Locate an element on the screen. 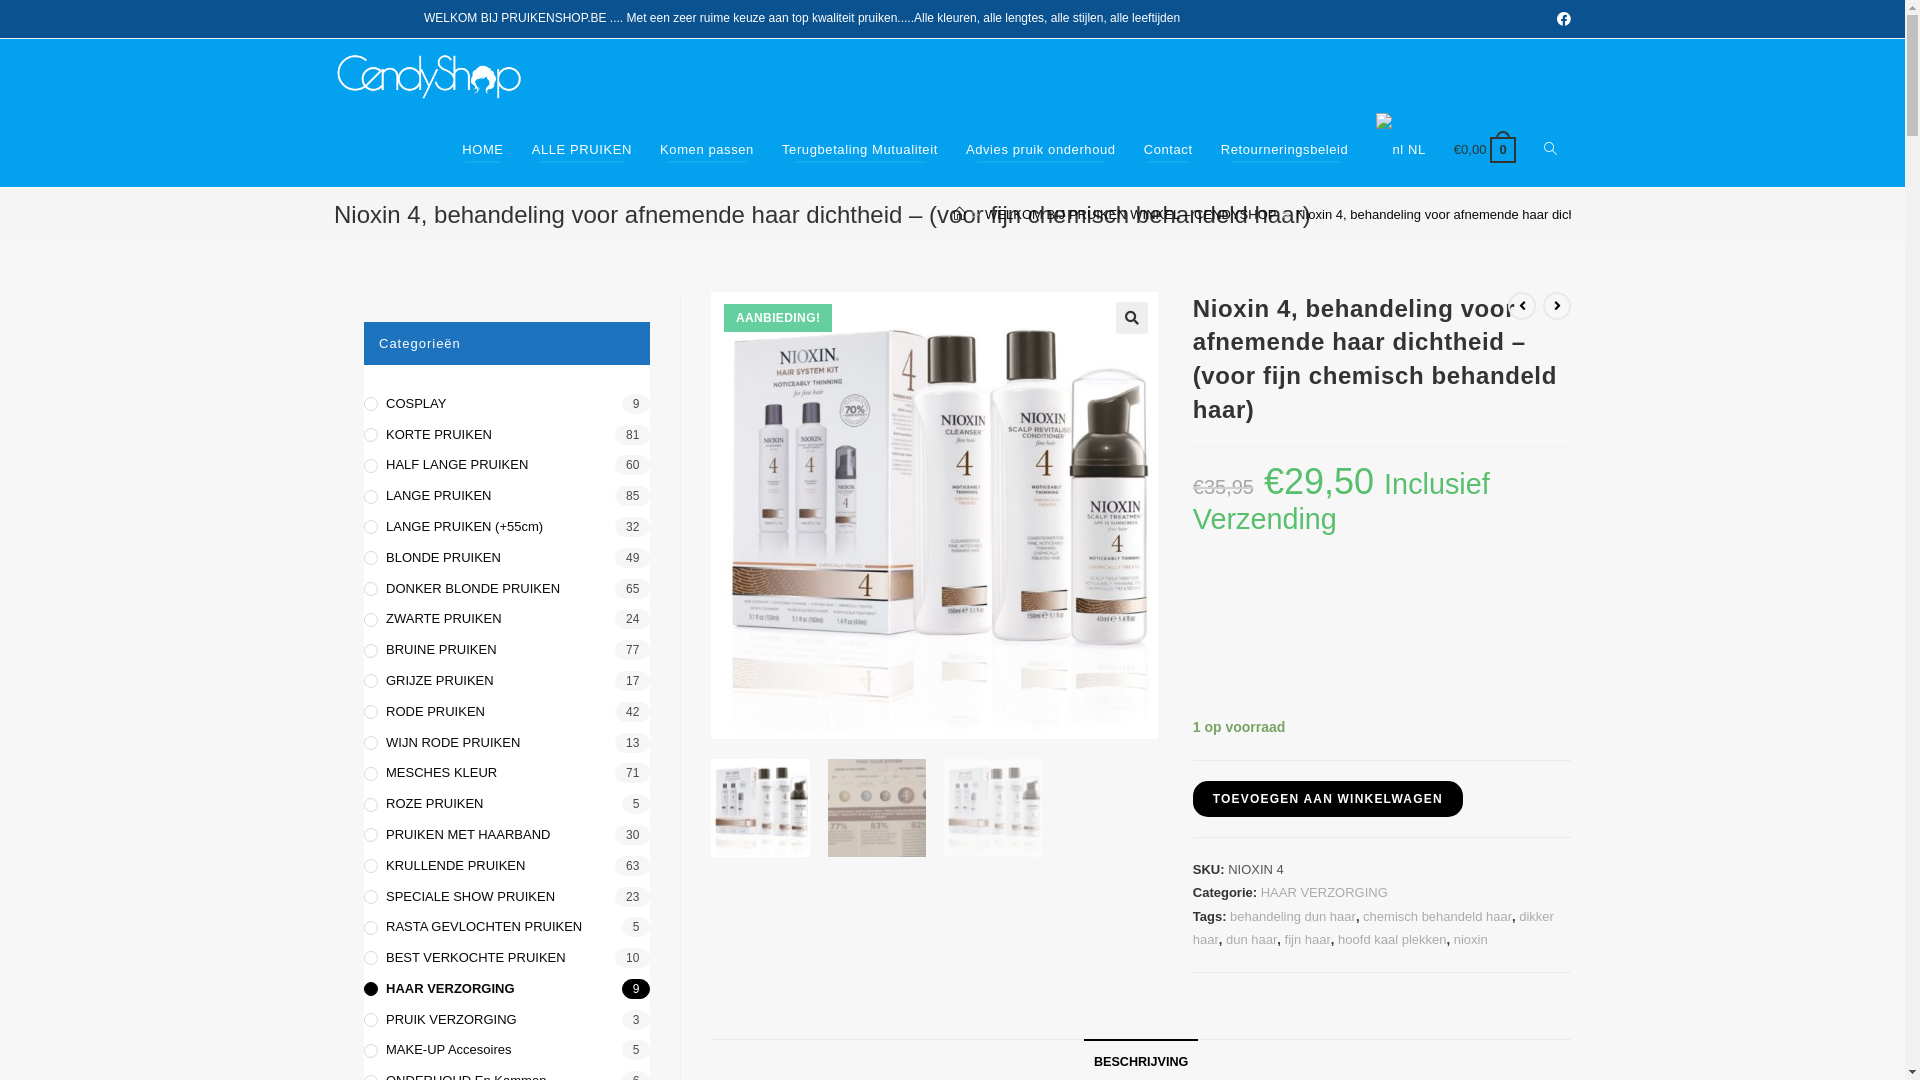 Image resolution: width=1920 pixels, height=1080 pixels. 'GRIJZE PRUIKEN' is located at coordinates (507, 680).